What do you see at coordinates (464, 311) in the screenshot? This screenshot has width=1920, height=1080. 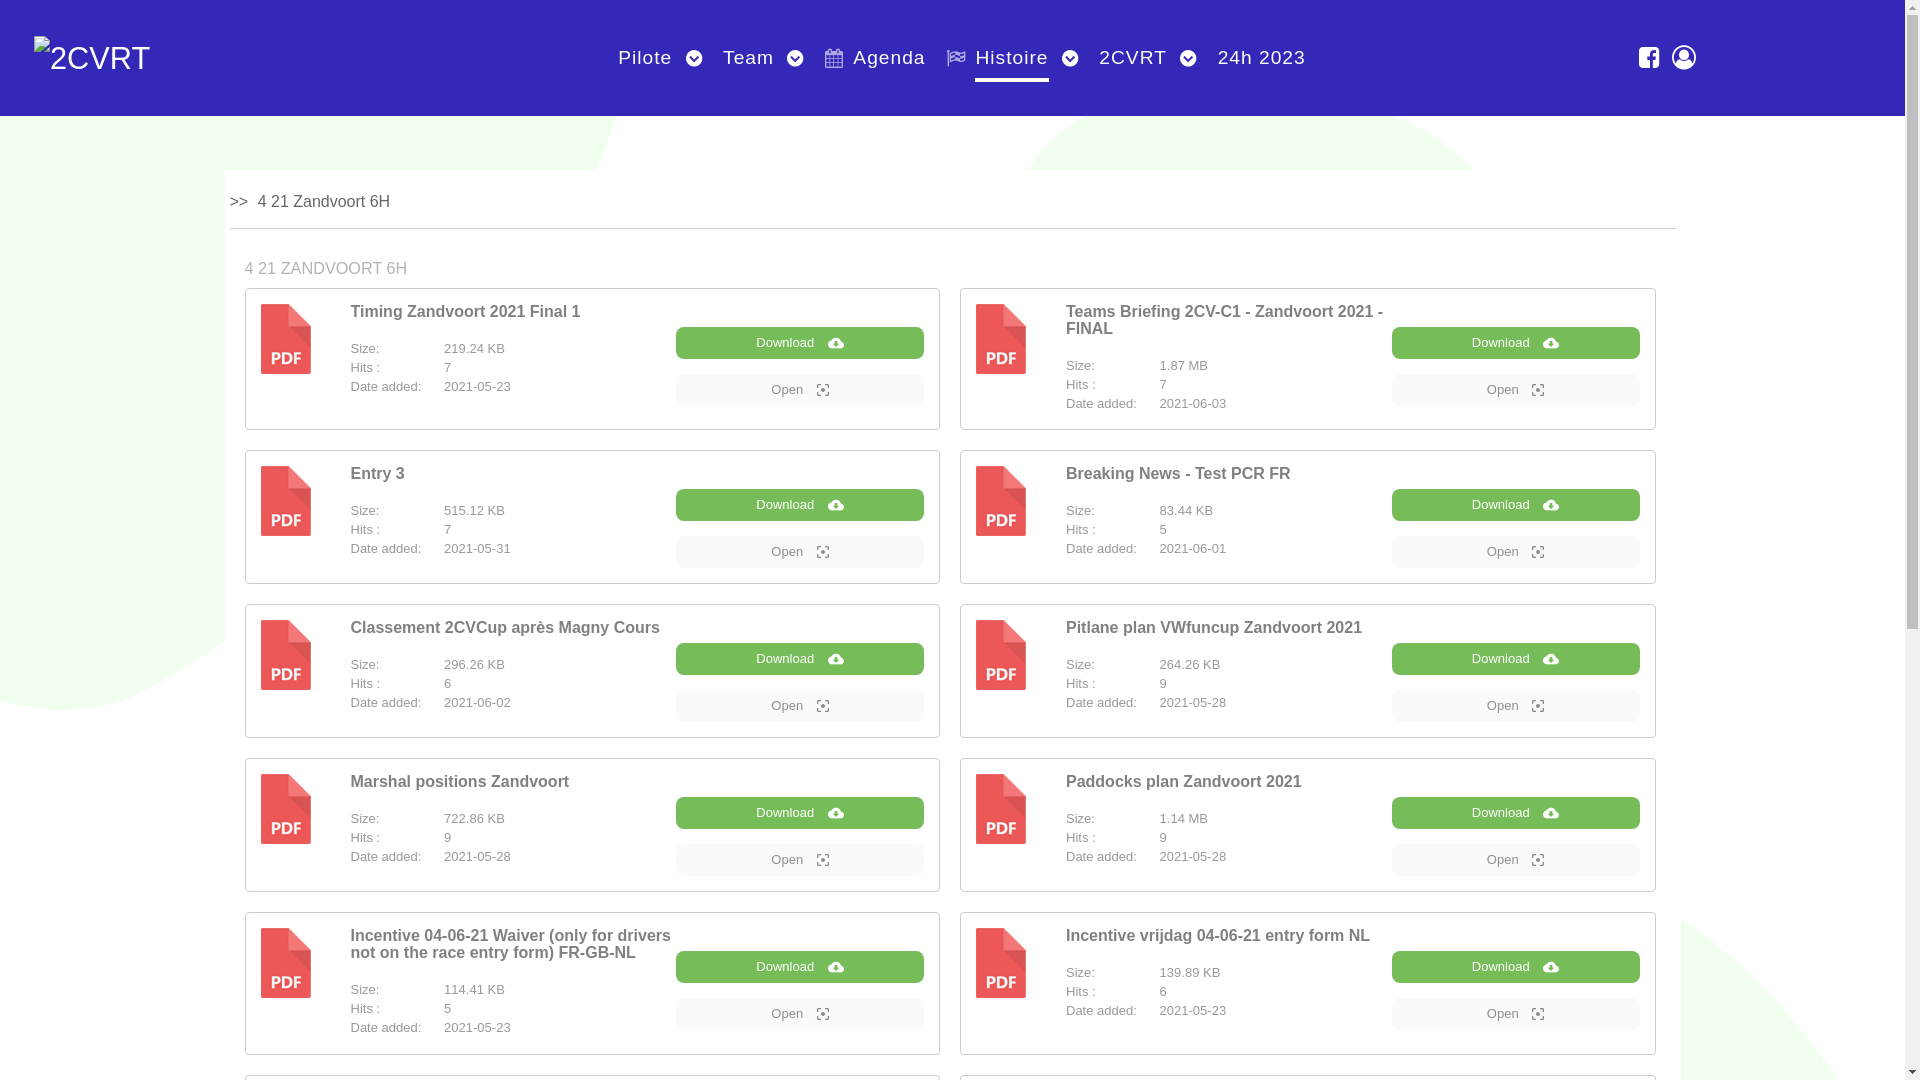 I see `'Timing Zandvoort 2021 Final 1'` at bounding box center [464, 311].